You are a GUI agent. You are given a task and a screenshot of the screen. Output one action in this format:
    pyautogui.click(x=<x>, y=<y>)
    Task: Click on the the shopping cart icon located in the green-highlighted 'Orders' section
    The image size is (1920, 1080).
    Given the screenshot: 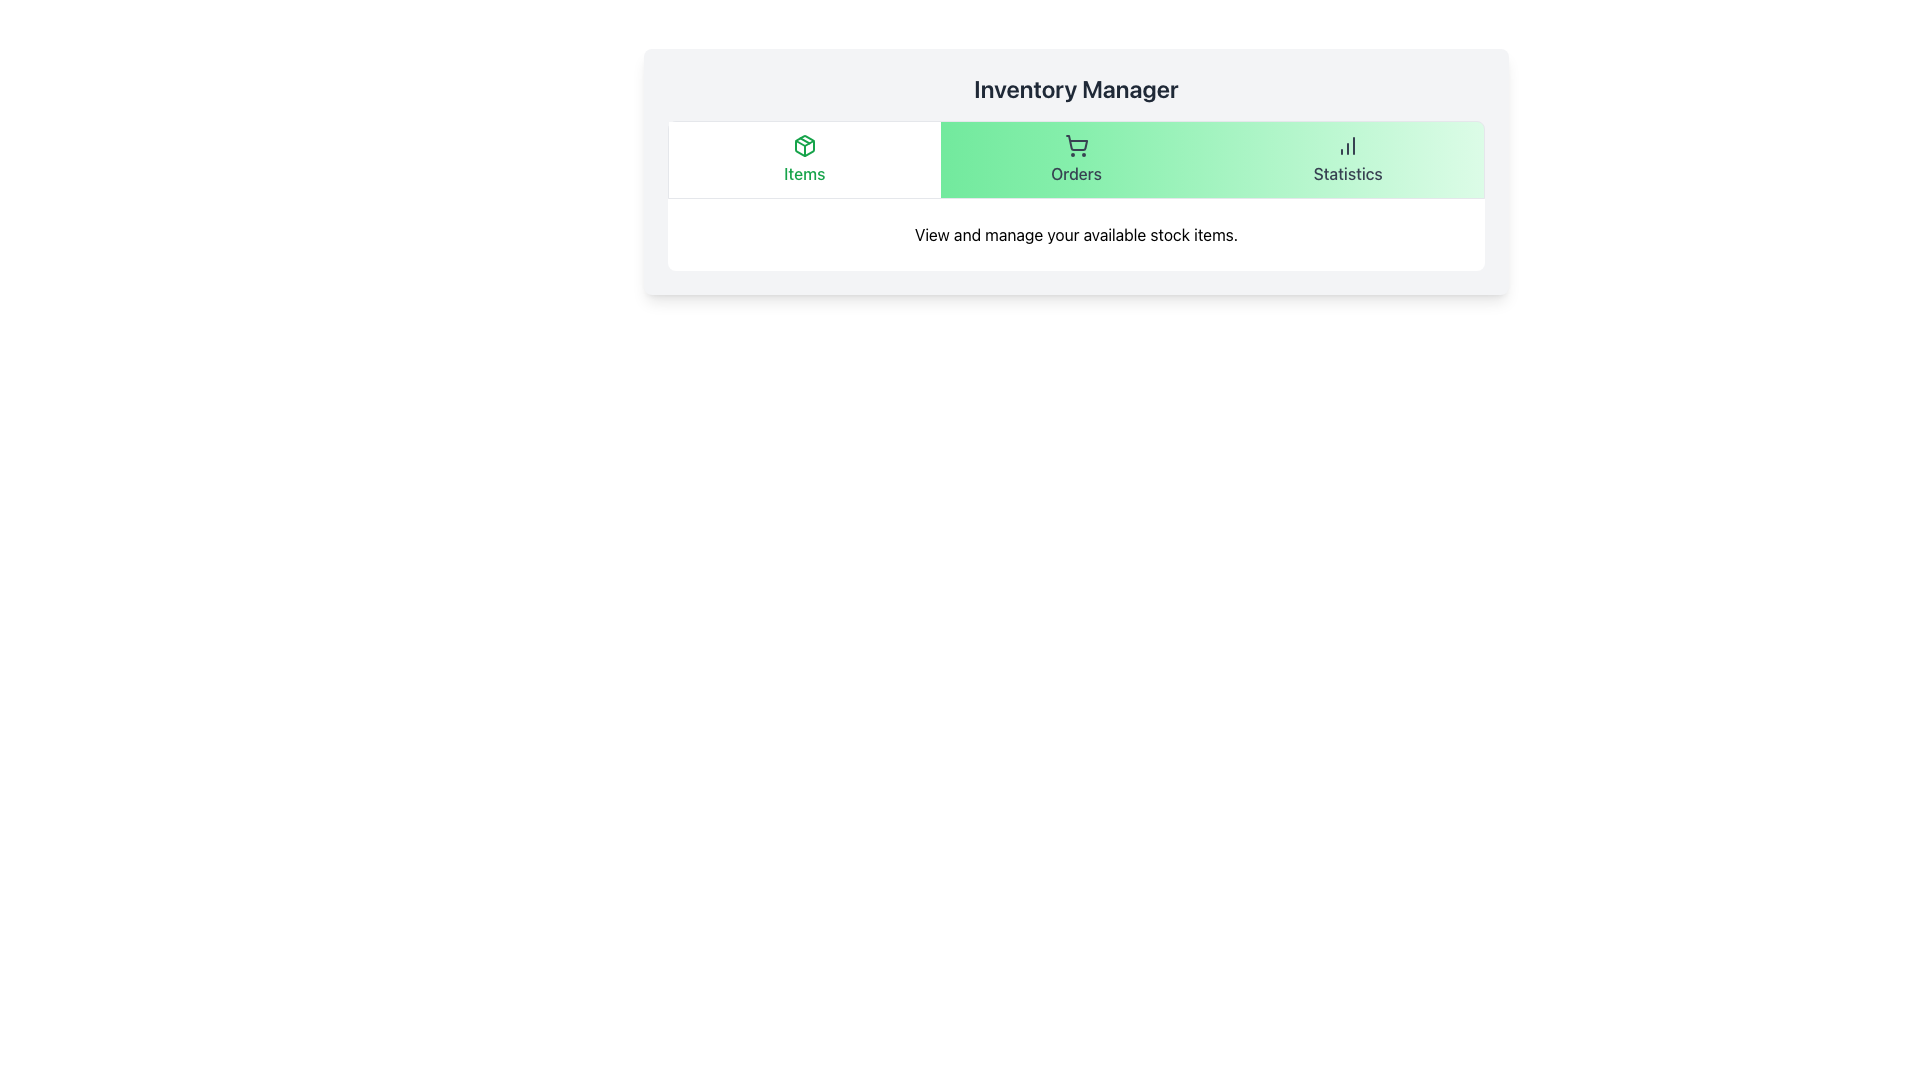 What is the action you would take?
    pyautogui.click(x=1075, y=145)
    